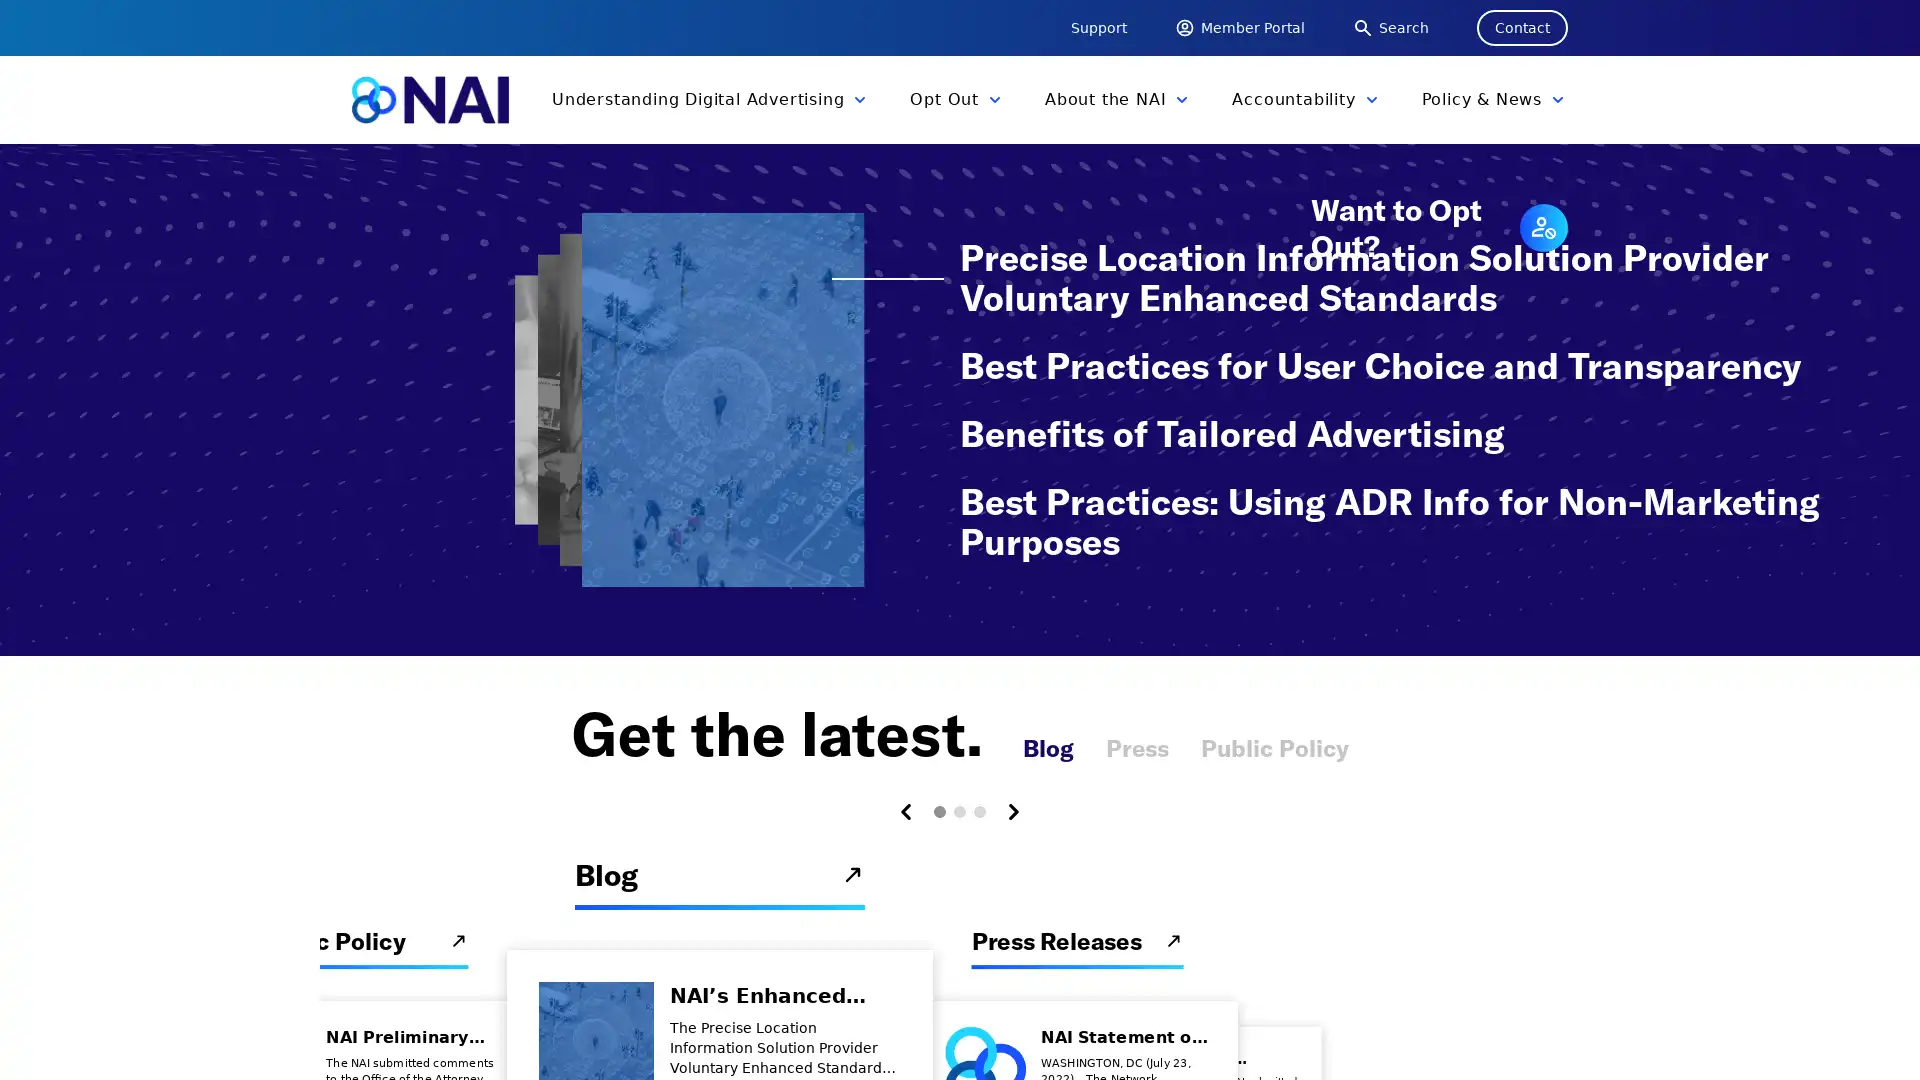 The height and width of the screenshot is (1080, 1920). Describe the element at coordinates (939, 812) in the screenshot. I see `Carousel Page 1 (Current Slide)` at that location.